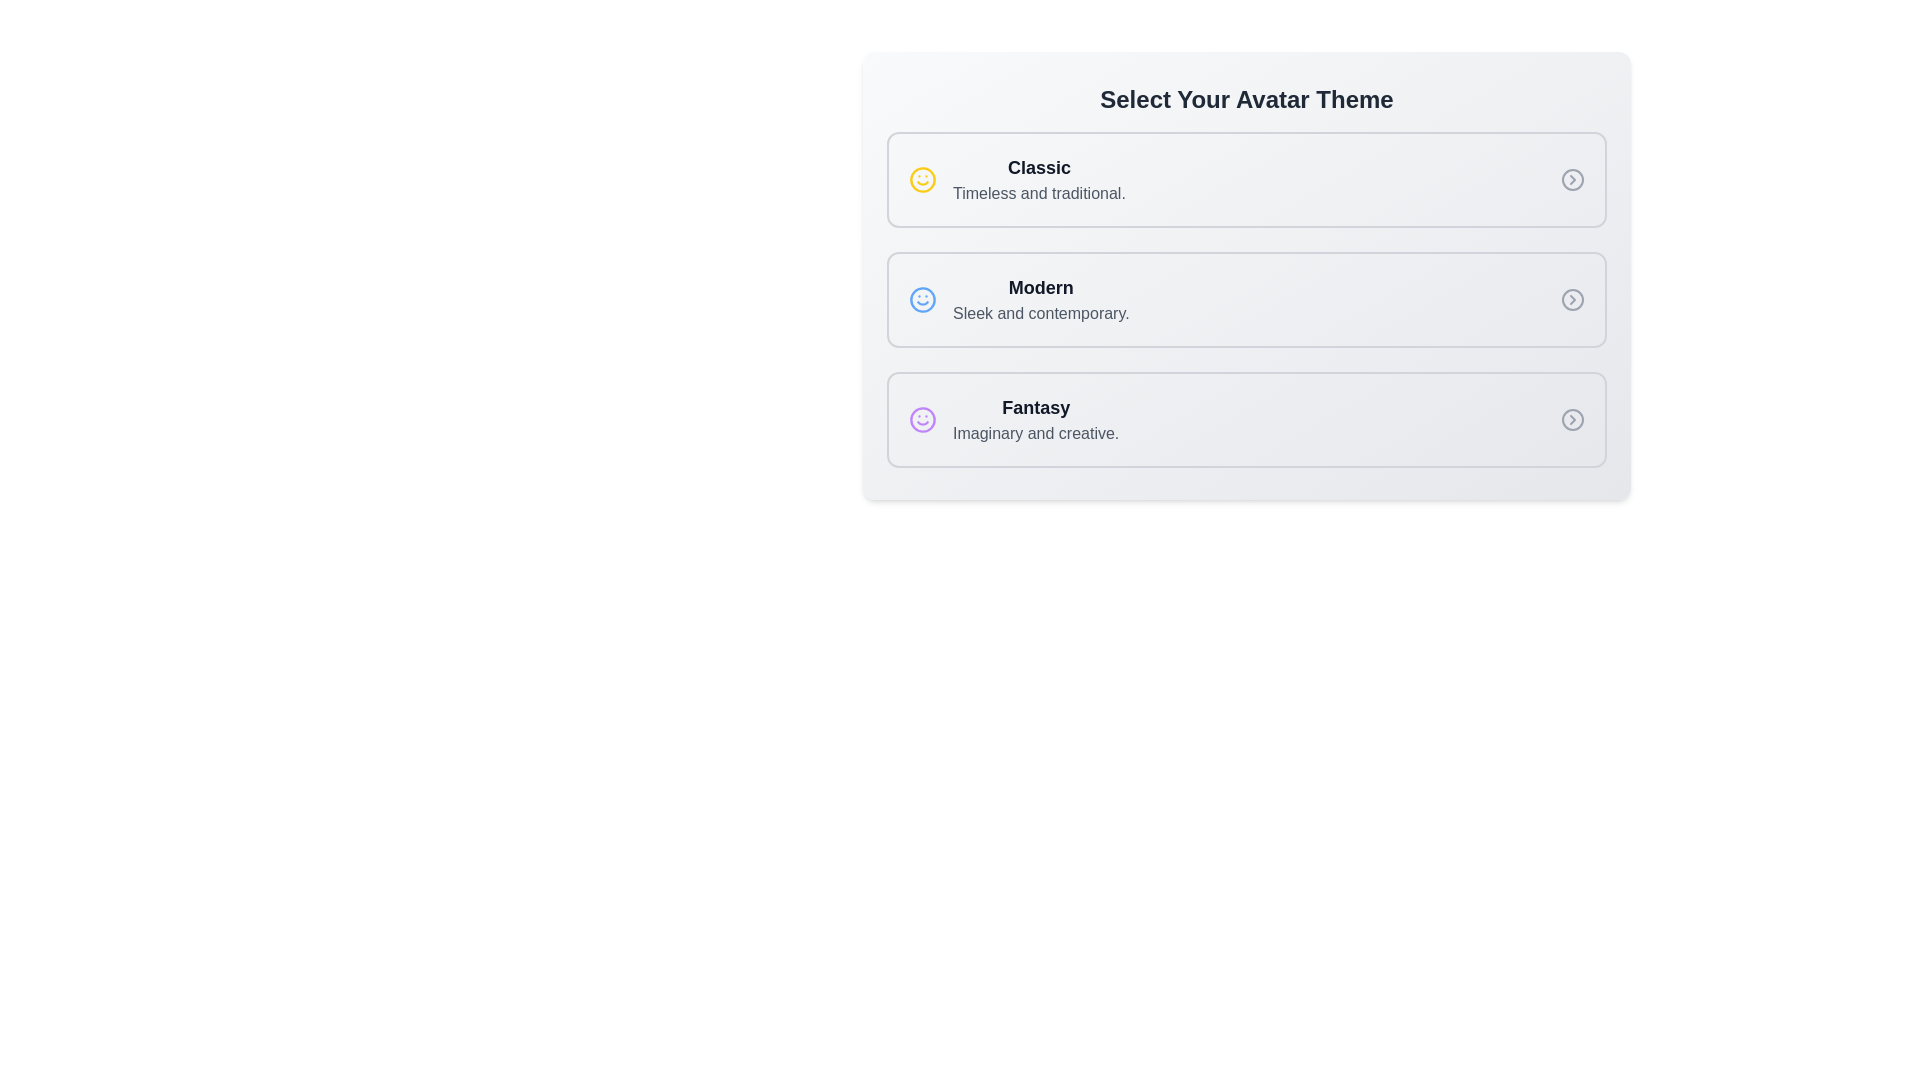 This screenshot has height=1080, width=1920. I want to click on informational text element that describes the 'Classic' avatar theme option, located immediately below the title 'Classic' in the avatar themes list, so click(1039, 193).